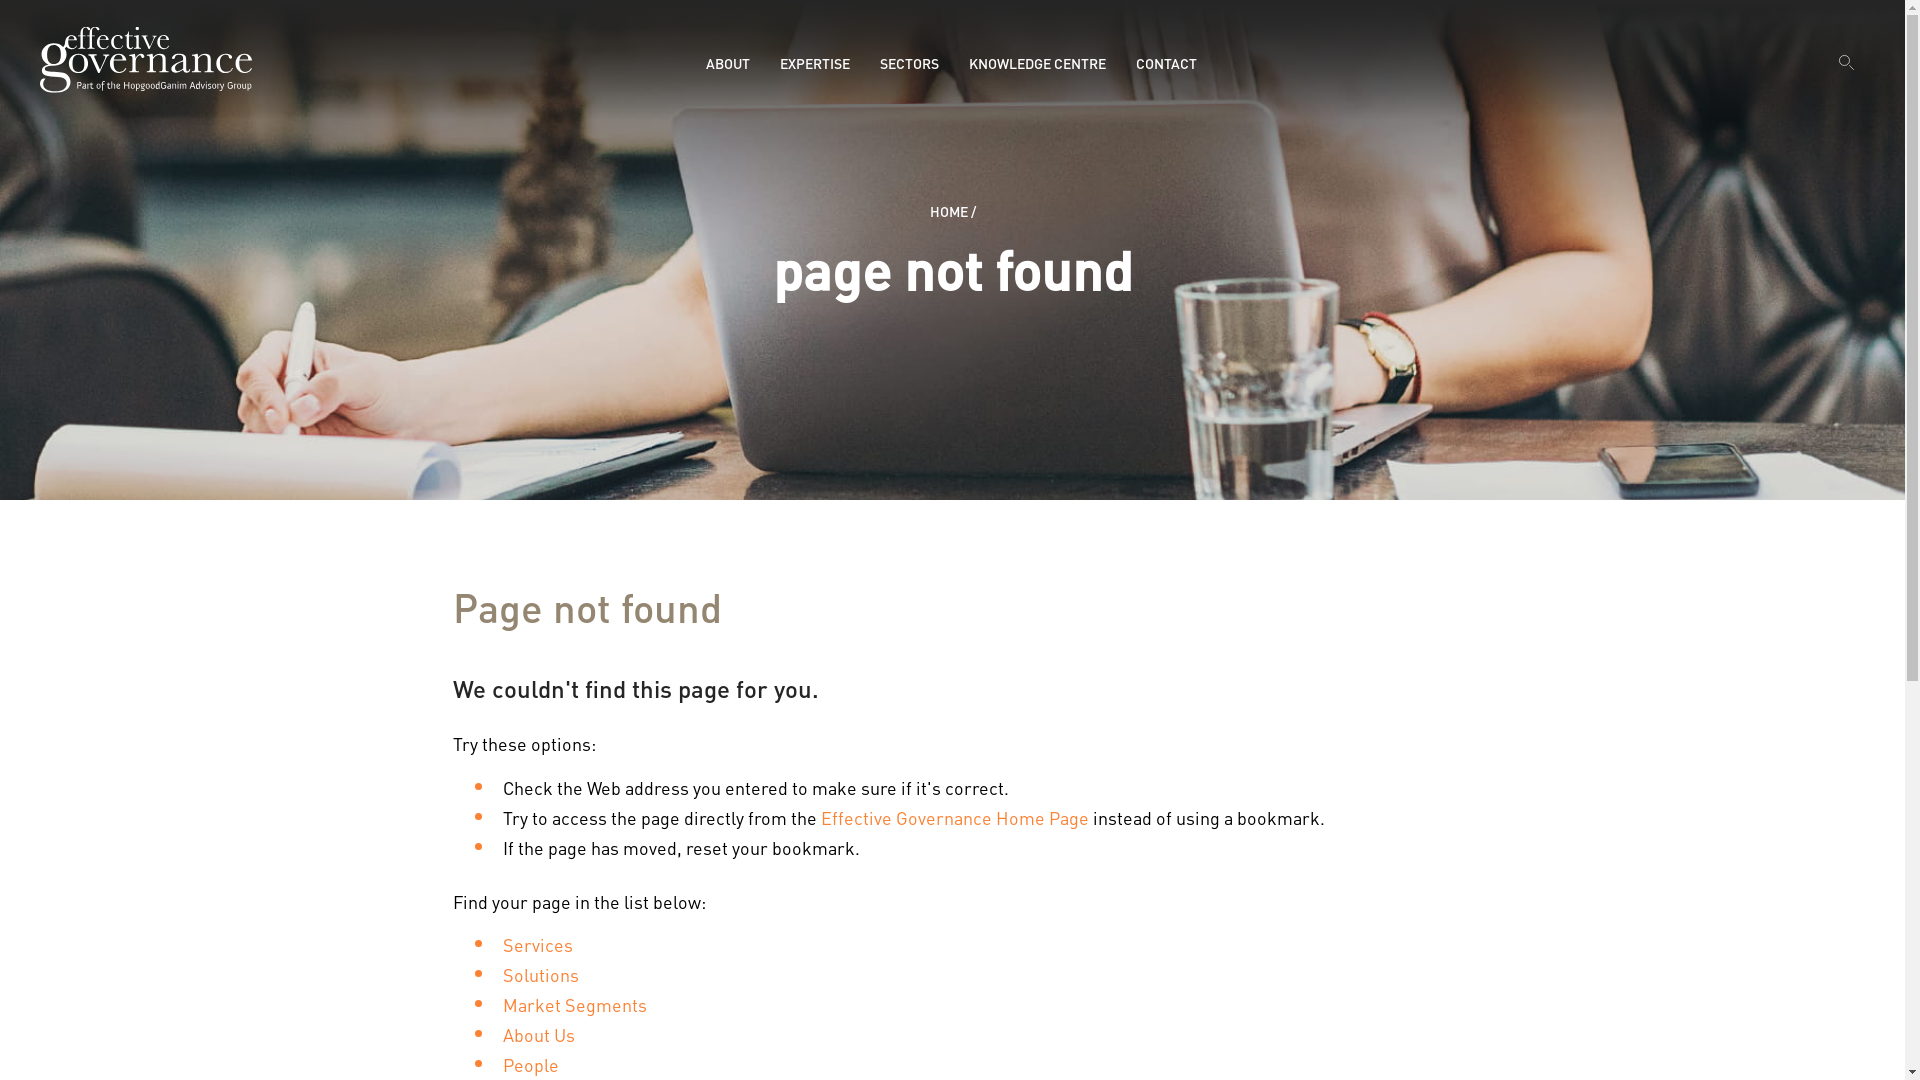  What do you see at coordinates (573, 1004) in the screenshot?
I see `'Market Segments'` at bounding box center [573, 1004].